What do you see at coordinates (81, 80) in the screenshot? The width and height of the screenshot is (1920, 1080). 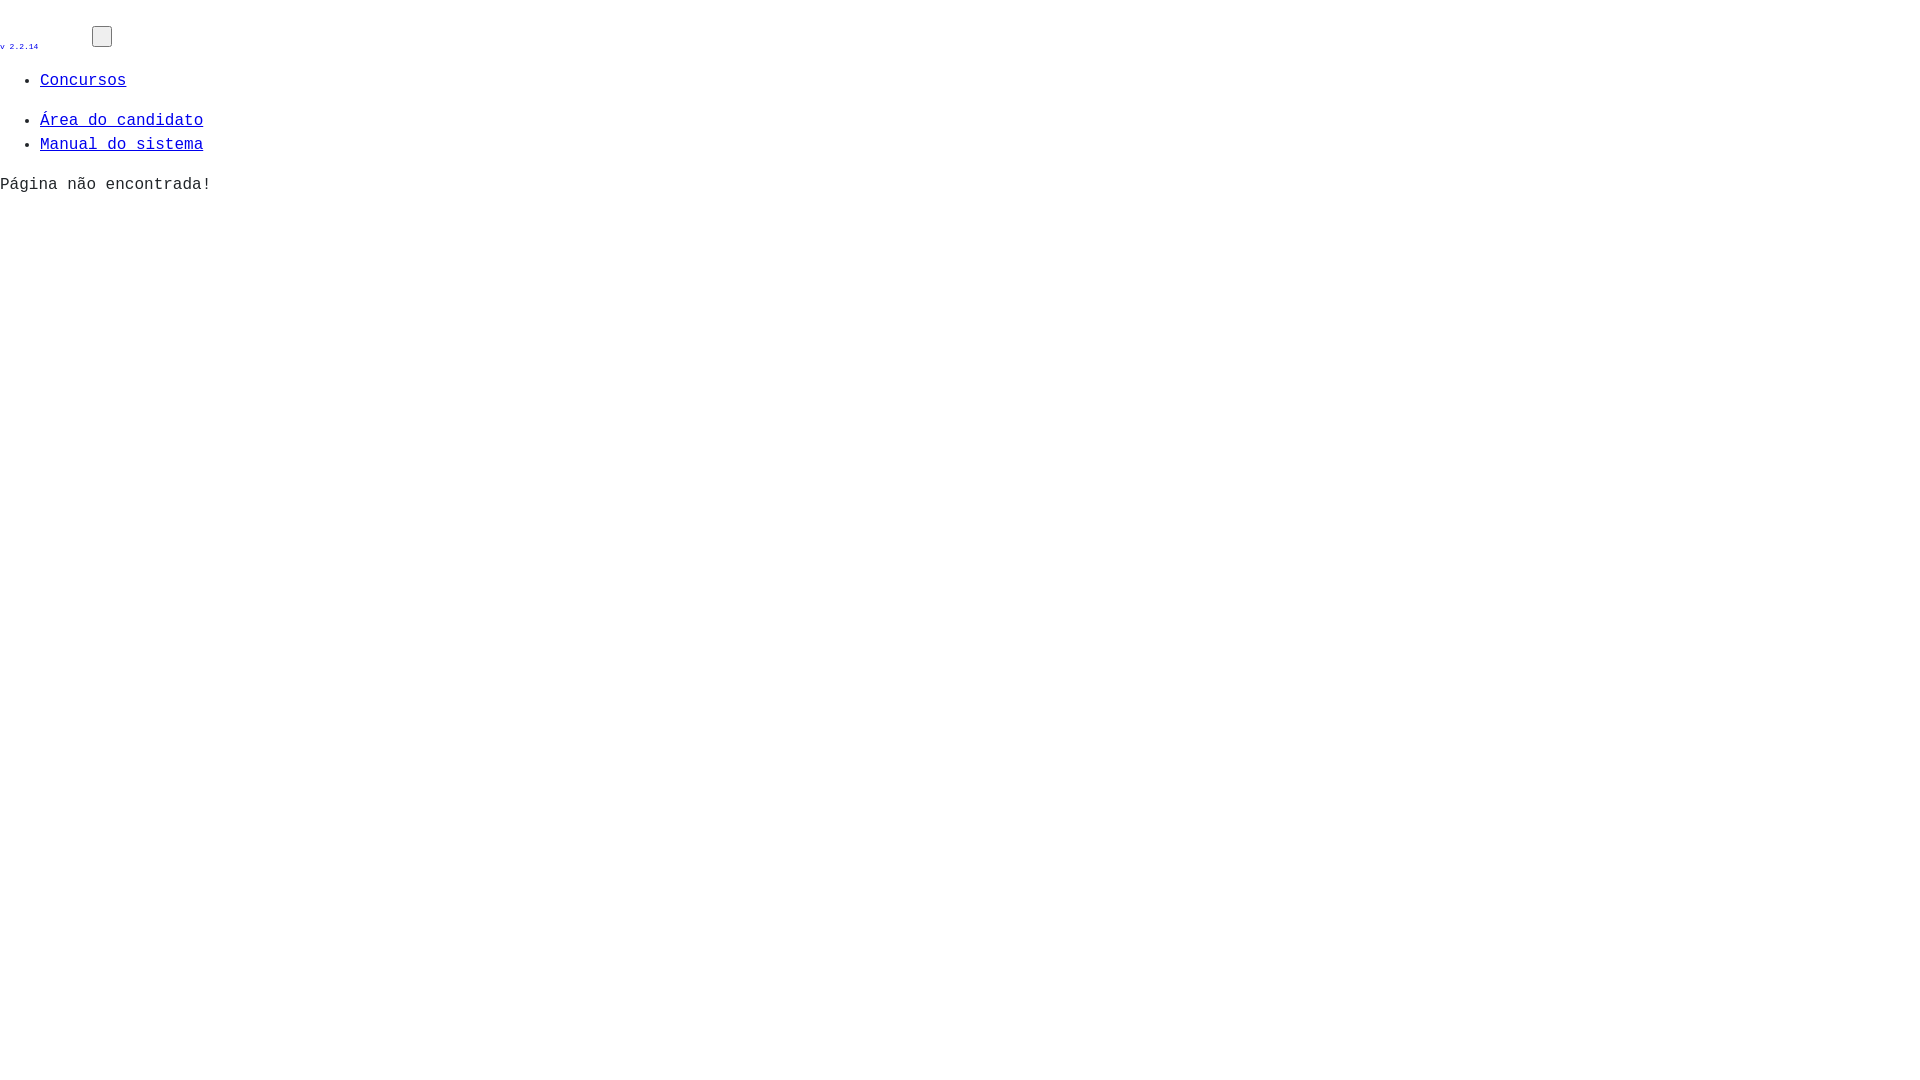 I see `'Concursos'` at bounding box center [81, 80].